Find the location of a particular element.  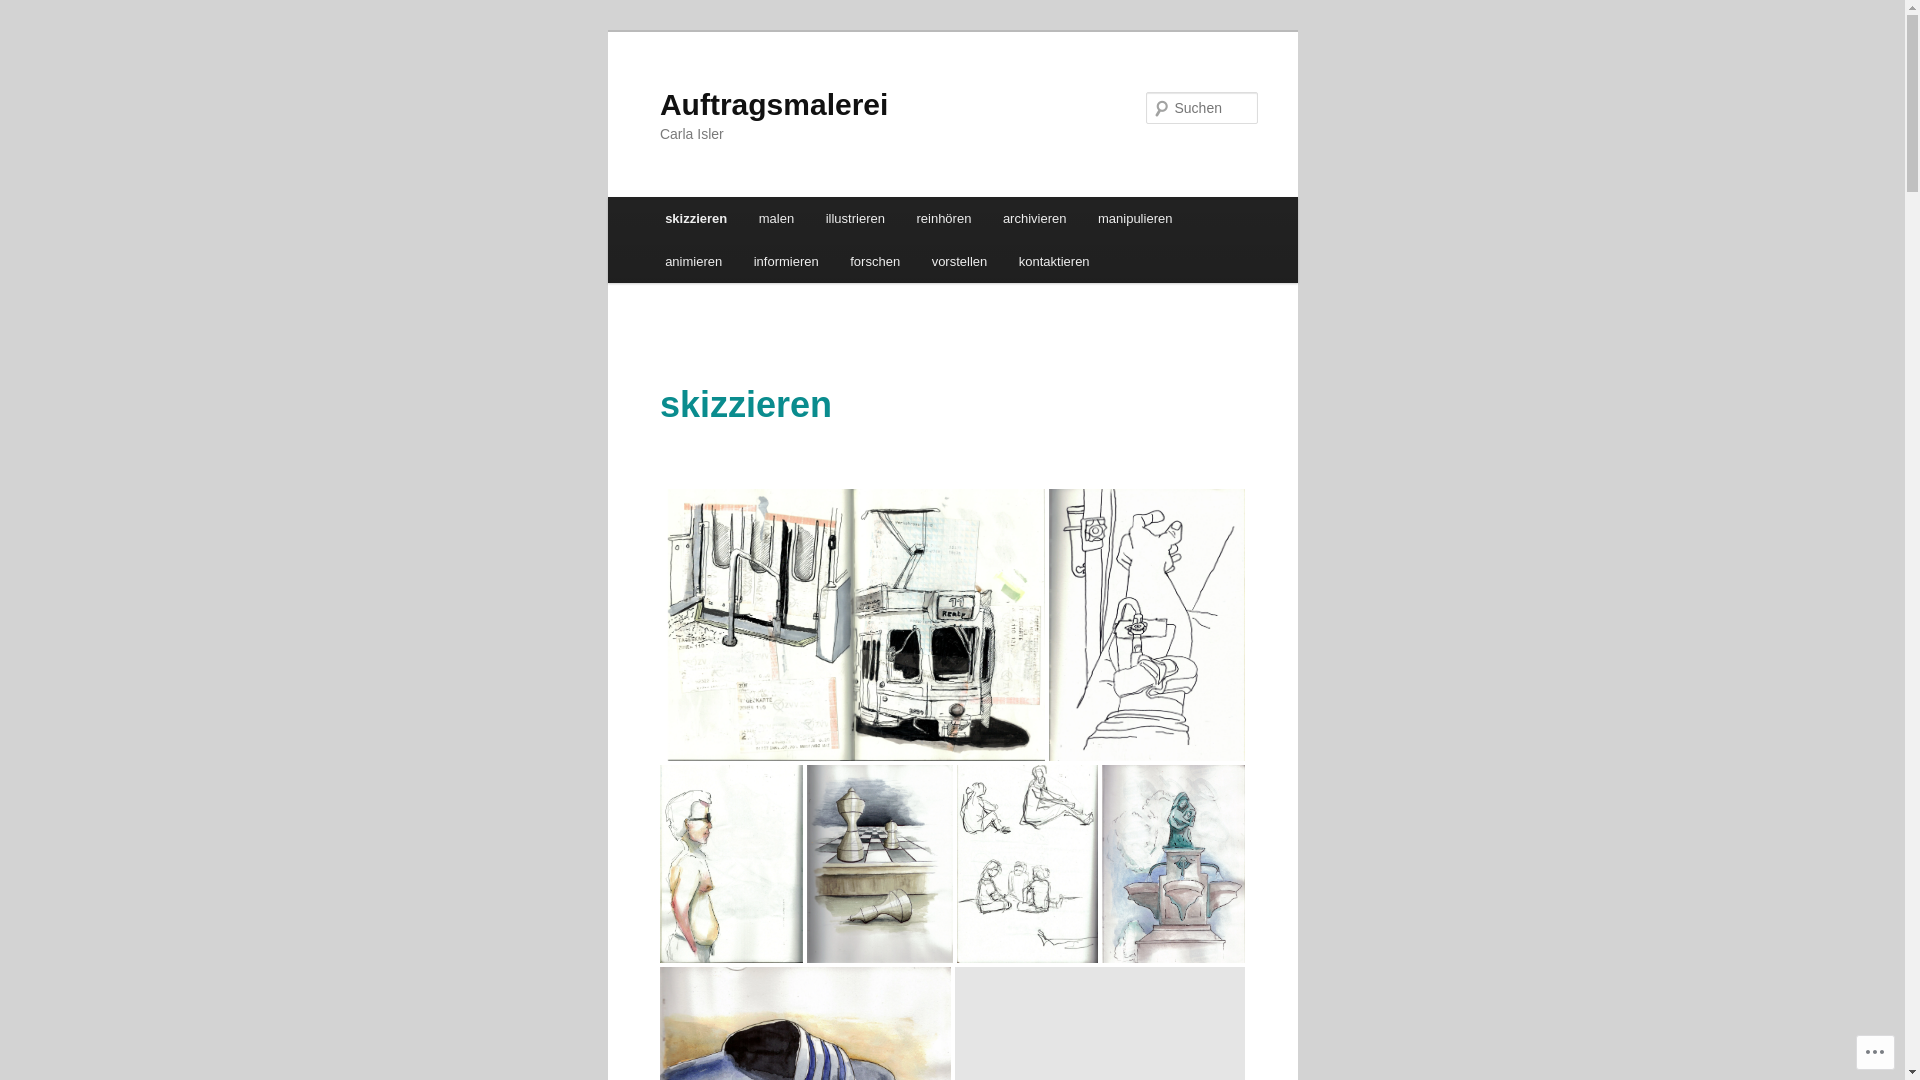

'informieren' is located at coordinates (785, 260).